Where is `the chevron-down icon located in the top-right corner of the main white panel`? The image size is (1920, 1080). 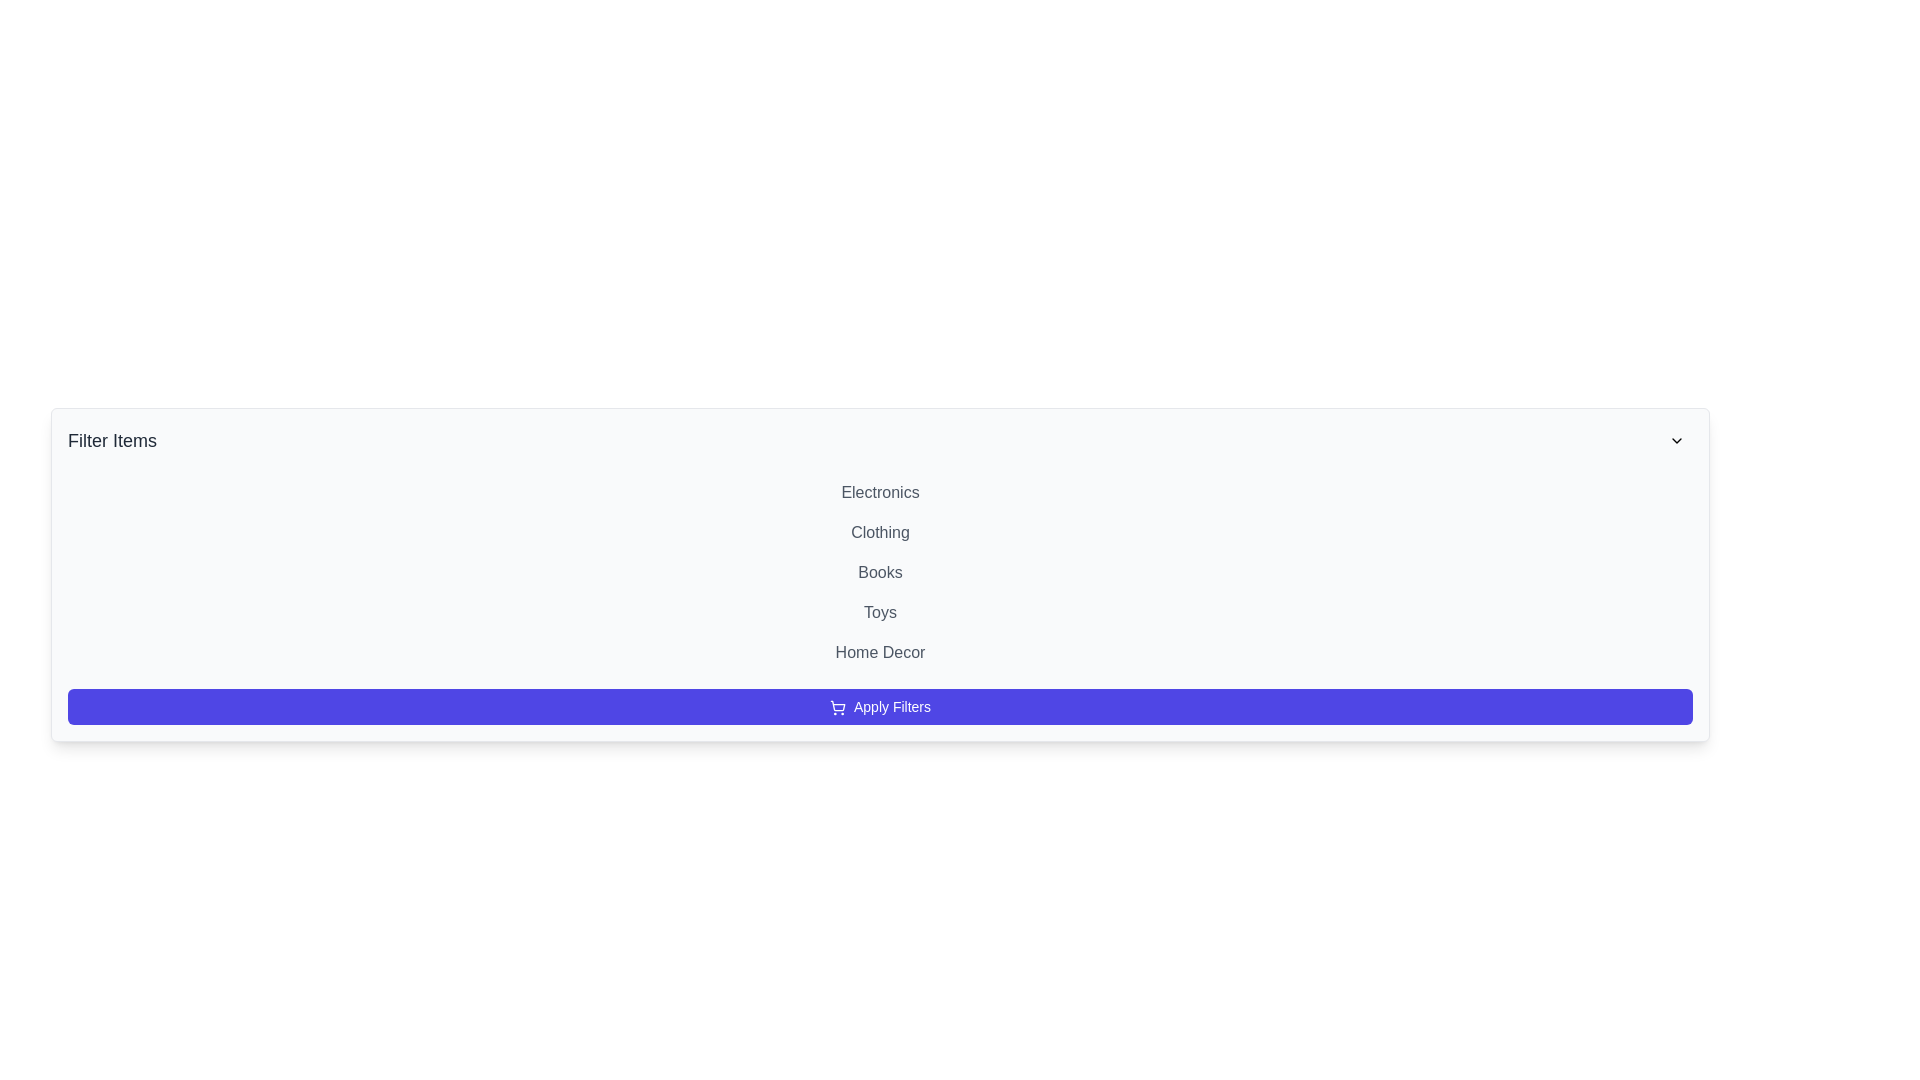 the chevron-down icon located in the top-right corner of the main white panel is located at coordinates (1676, 439).